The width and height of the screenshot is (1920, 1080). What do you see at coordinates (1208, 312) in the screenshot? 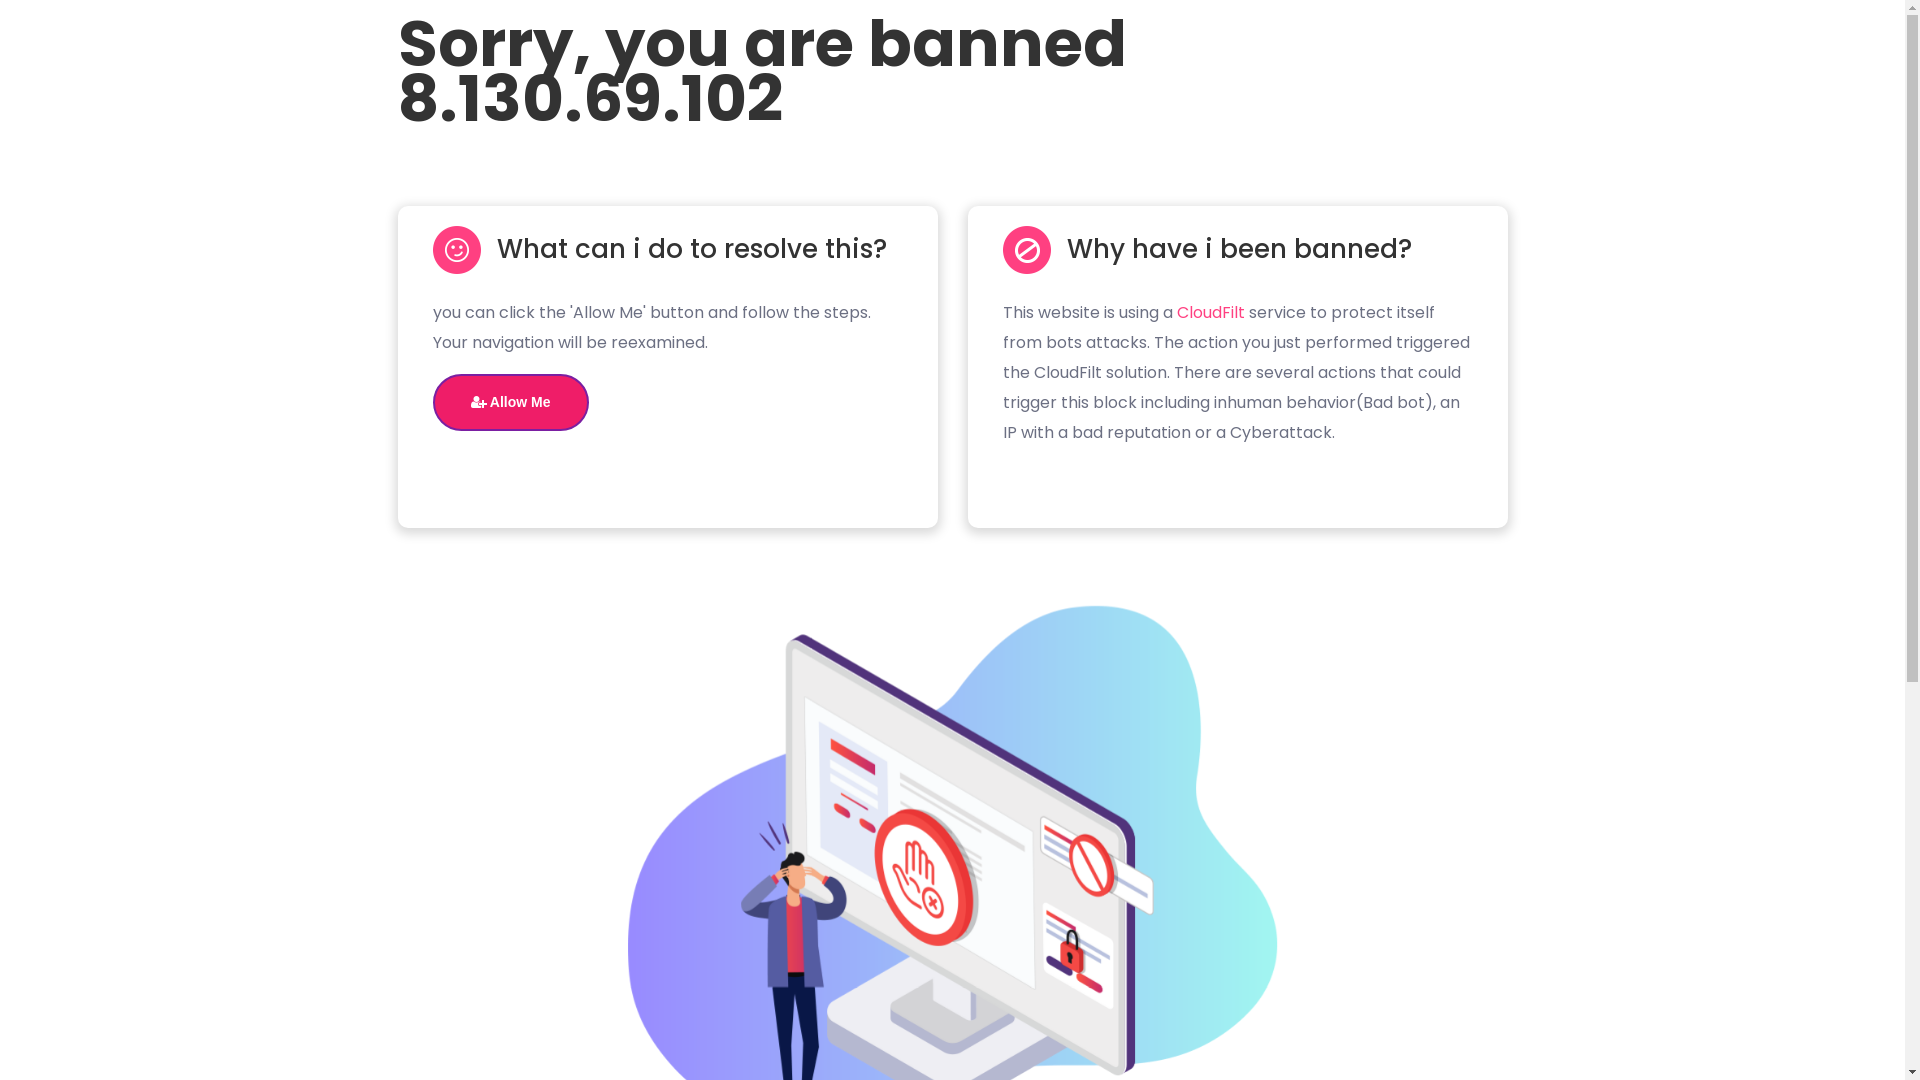
I see `'CloudFilt'` at bounding box center [1208, 312].